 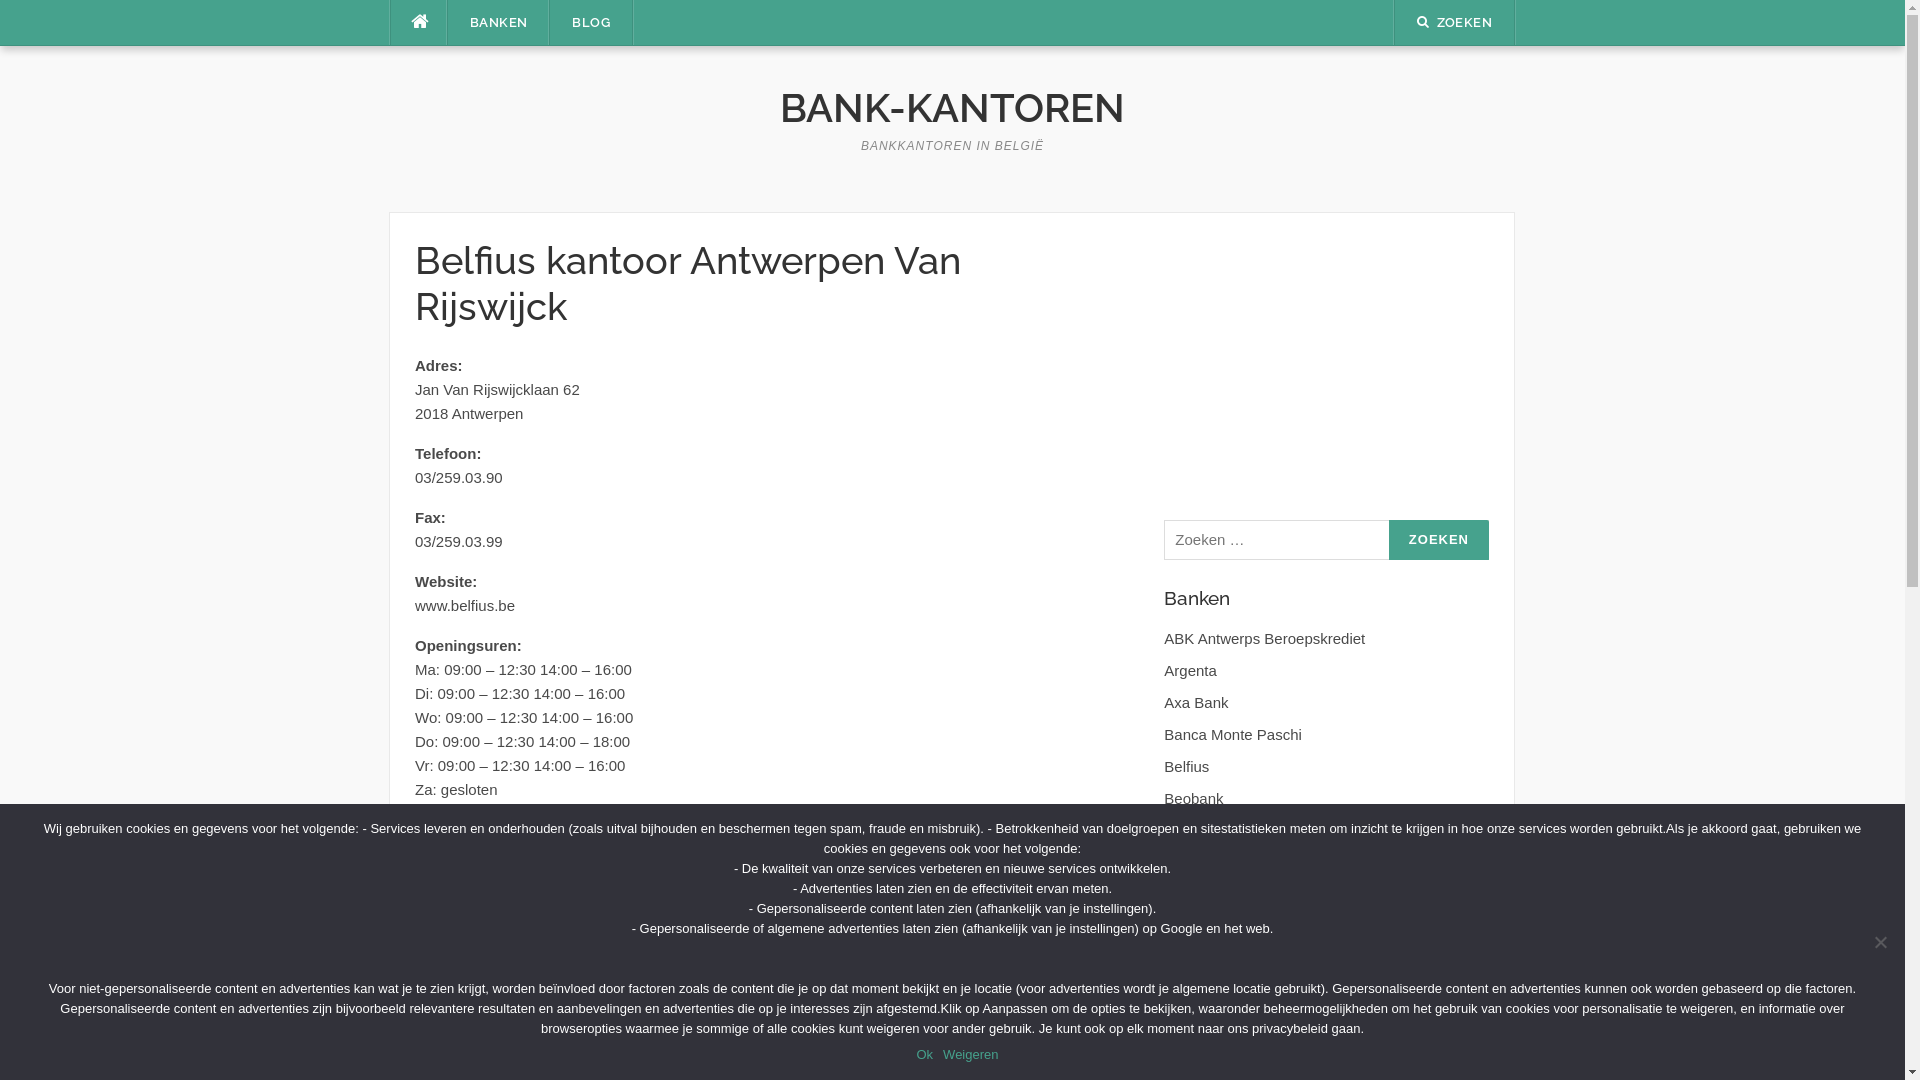 What do you see at coordinates (1232, 734) in the screenshot?
I see `'Banca Monte Paschi'` at bounding box center [1232, 734].